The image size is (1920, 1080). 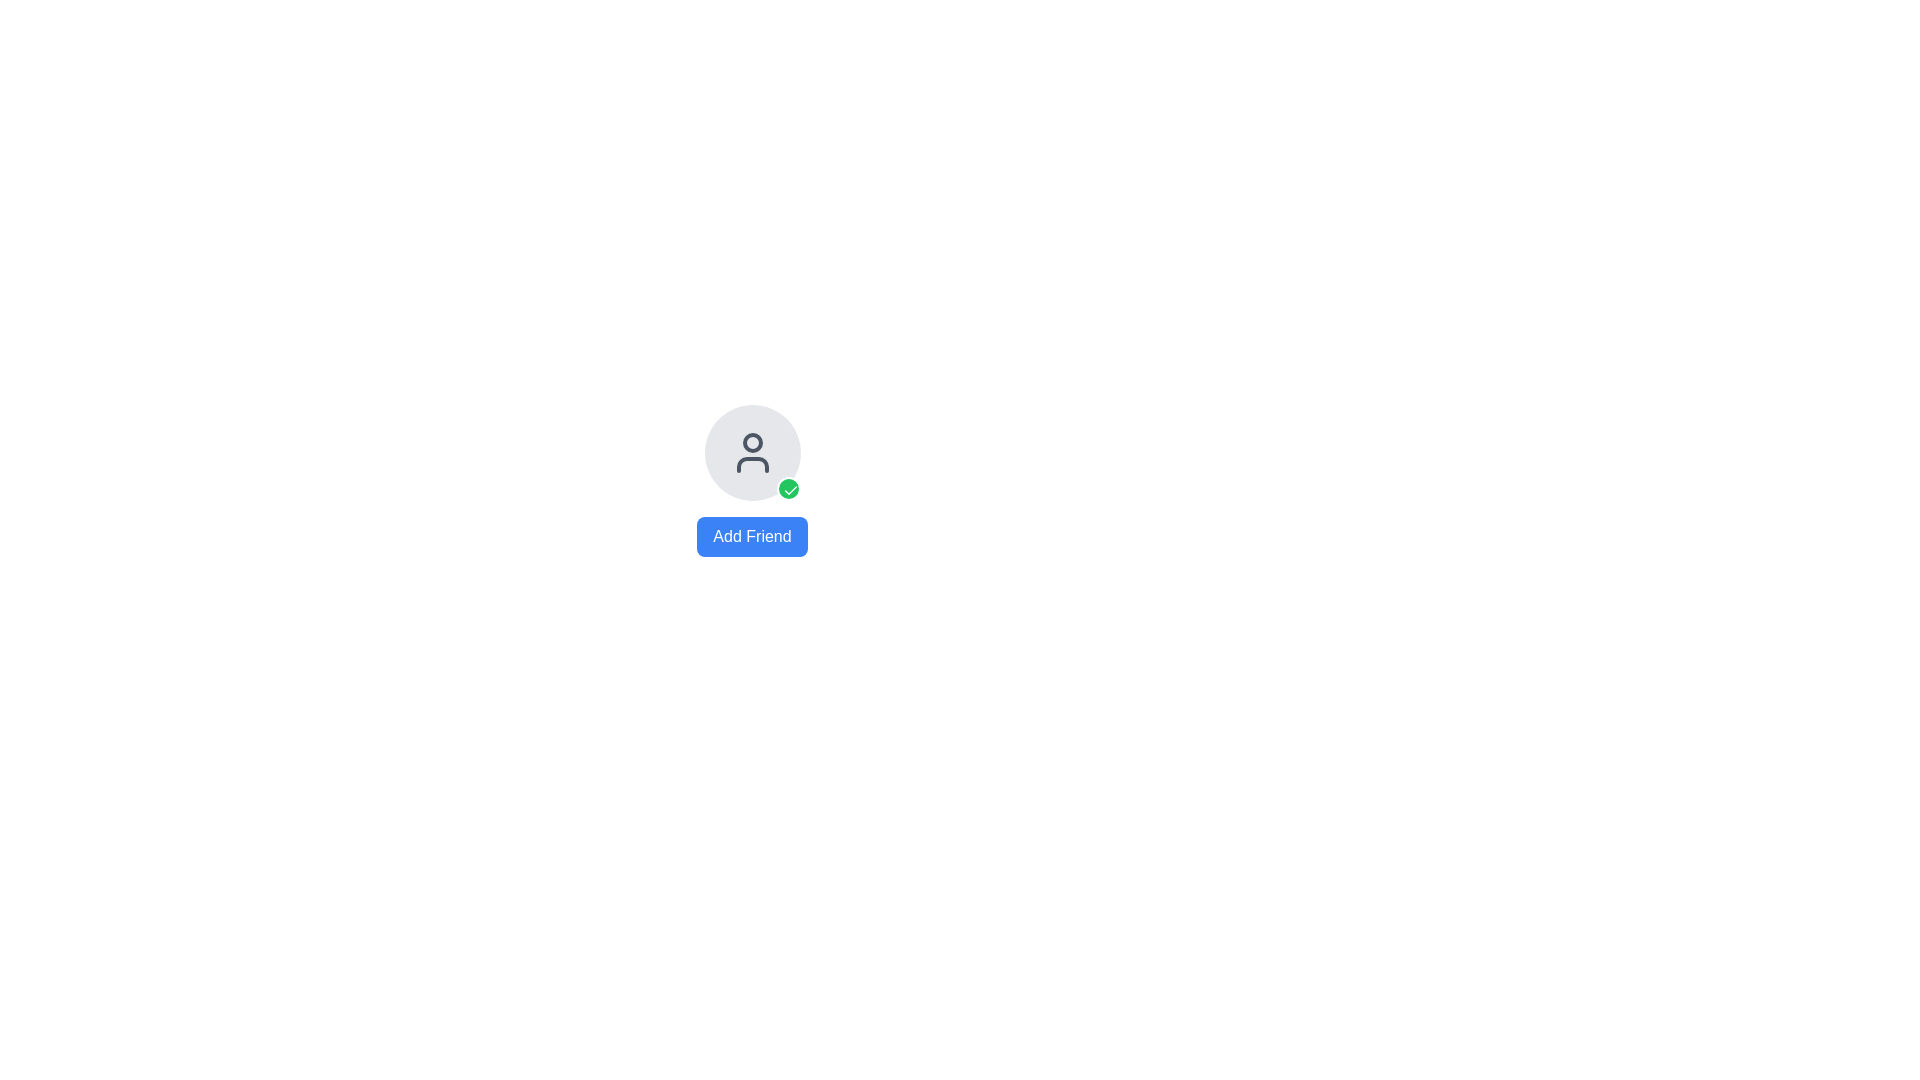 I want to click on the circular decorative icon located at the top-center of the user profile icon, which signifies user status, so click(x=751, y=442).